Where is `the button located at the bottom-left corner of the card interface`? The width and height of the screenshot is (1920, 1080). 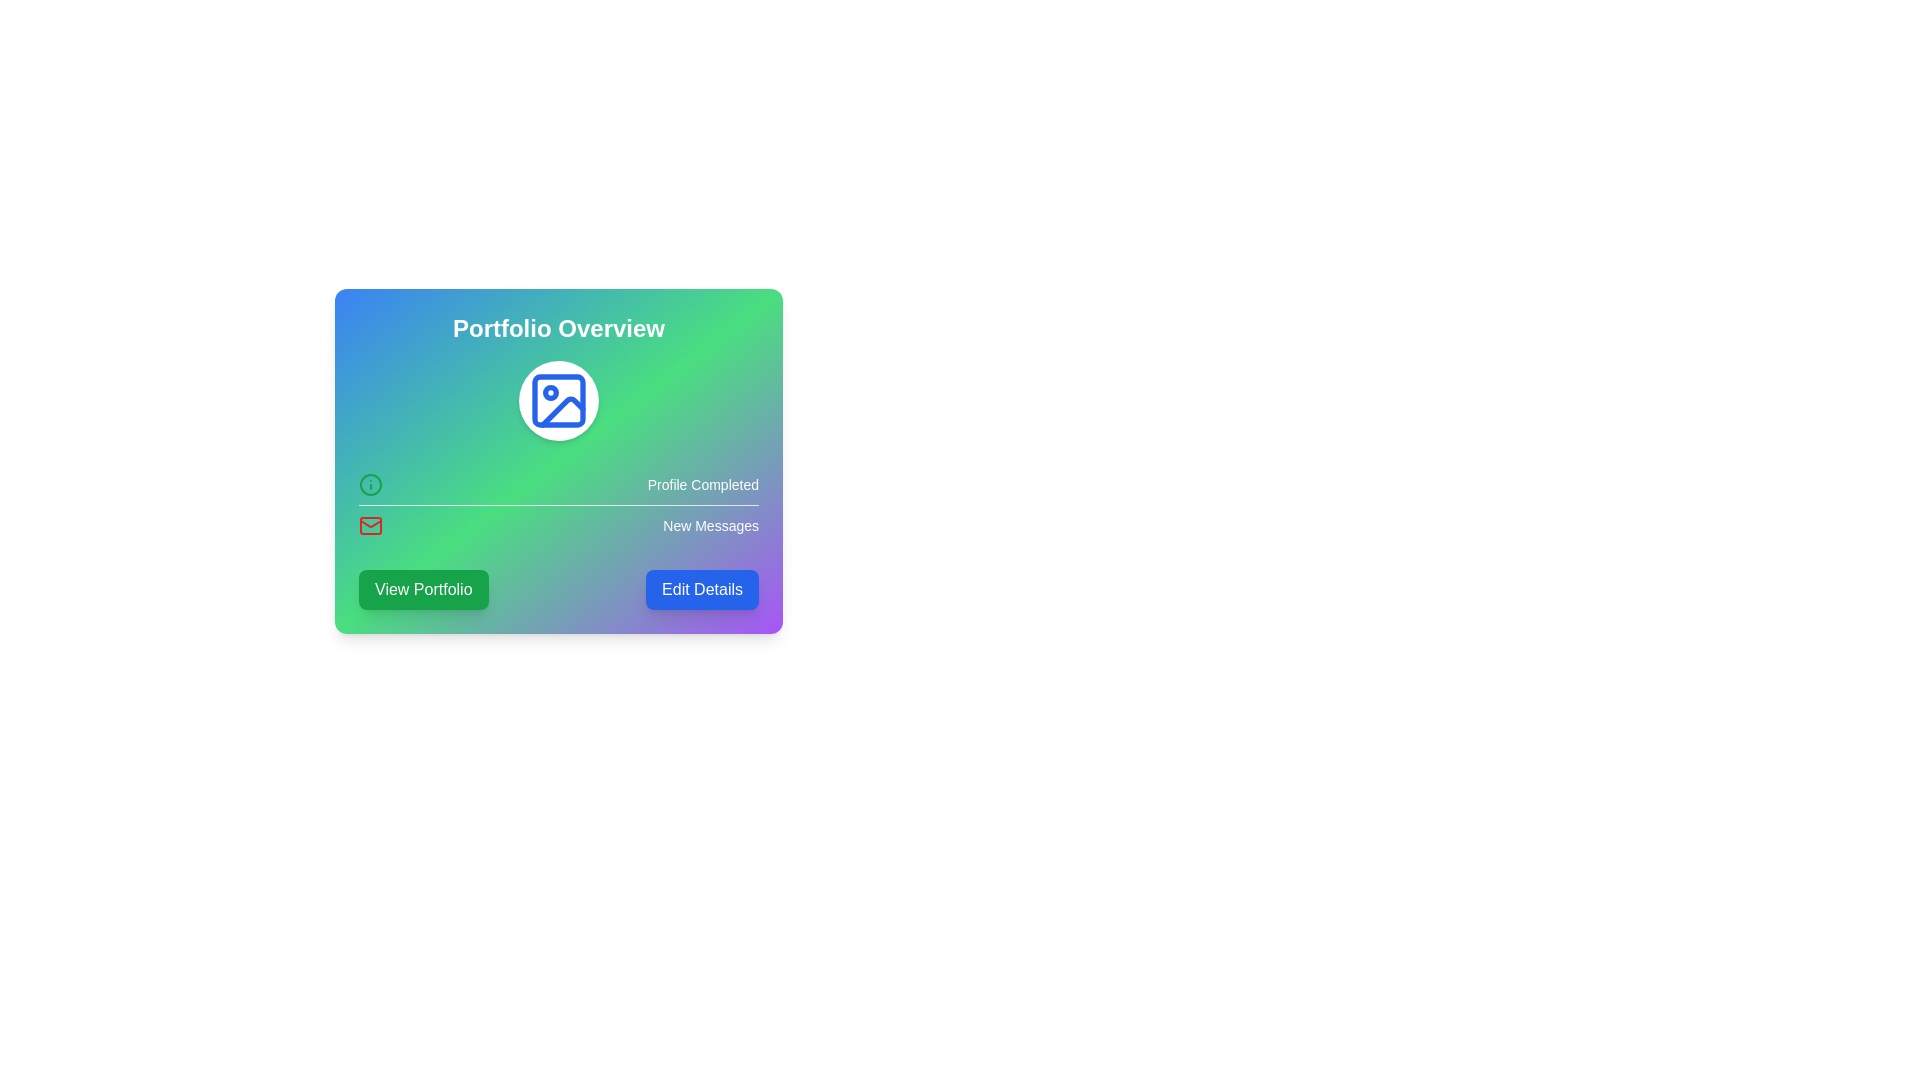
the button located at the bottom-left corner of the card interface is located at coordinates (422, 589).